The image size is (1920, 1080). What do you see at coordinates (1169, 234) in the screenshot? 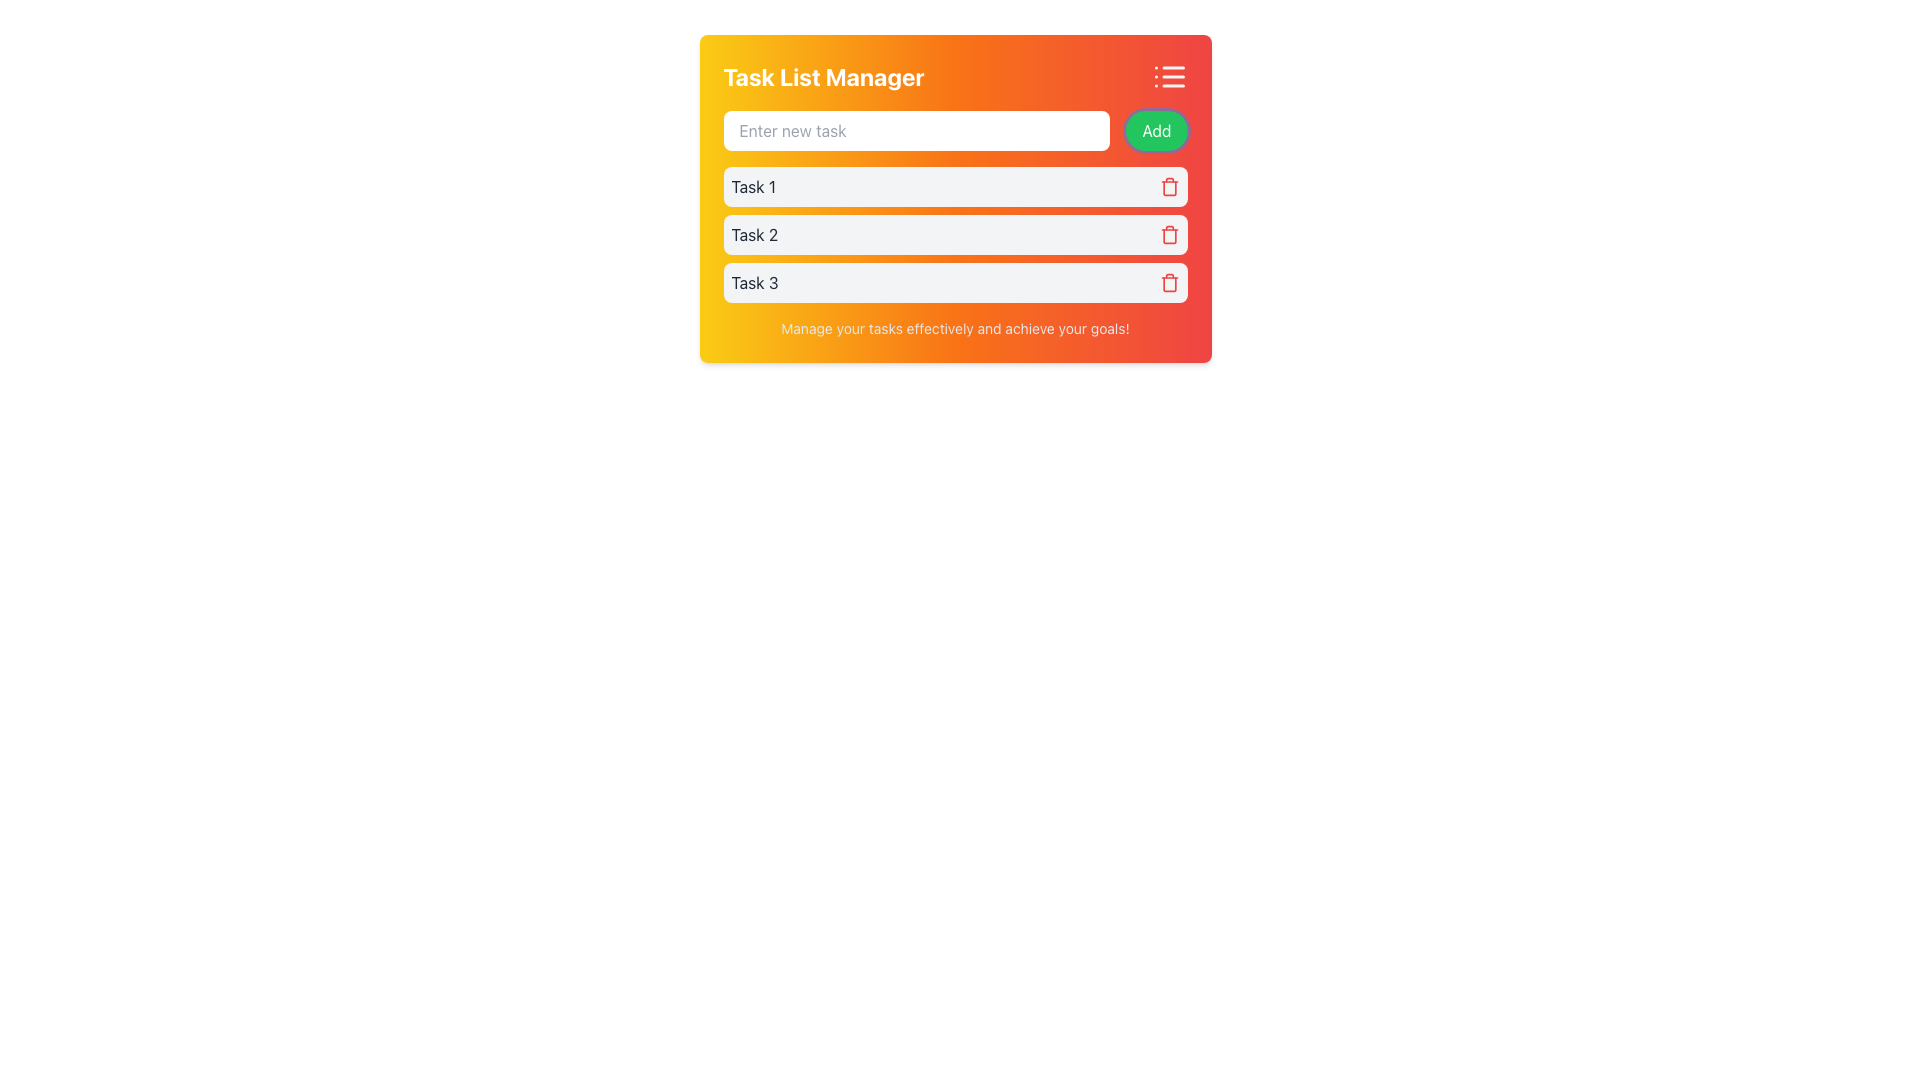
I see `the small red trash icon representing the delete action, located to the far right of the 'Task 2' text entry` at bounding box center [1169, 234].